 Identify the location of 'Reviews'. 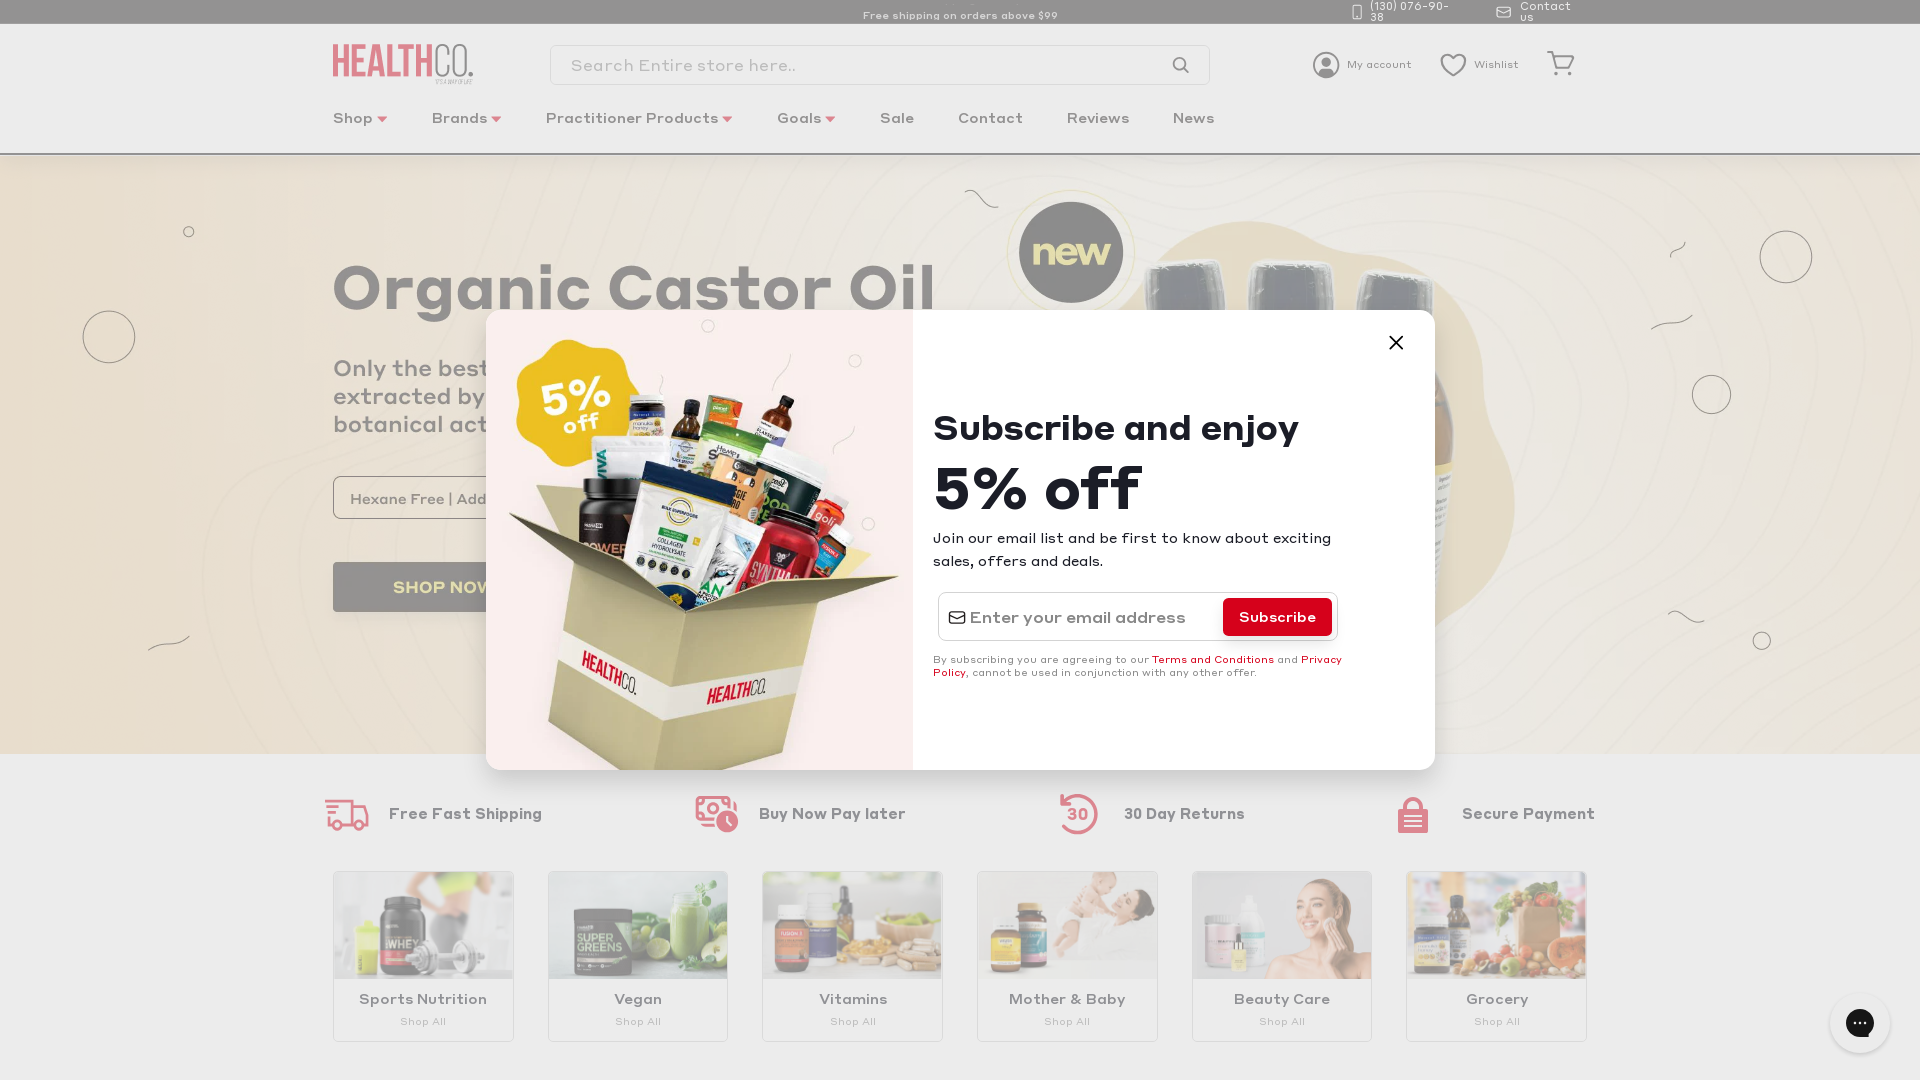
(1097, 129).